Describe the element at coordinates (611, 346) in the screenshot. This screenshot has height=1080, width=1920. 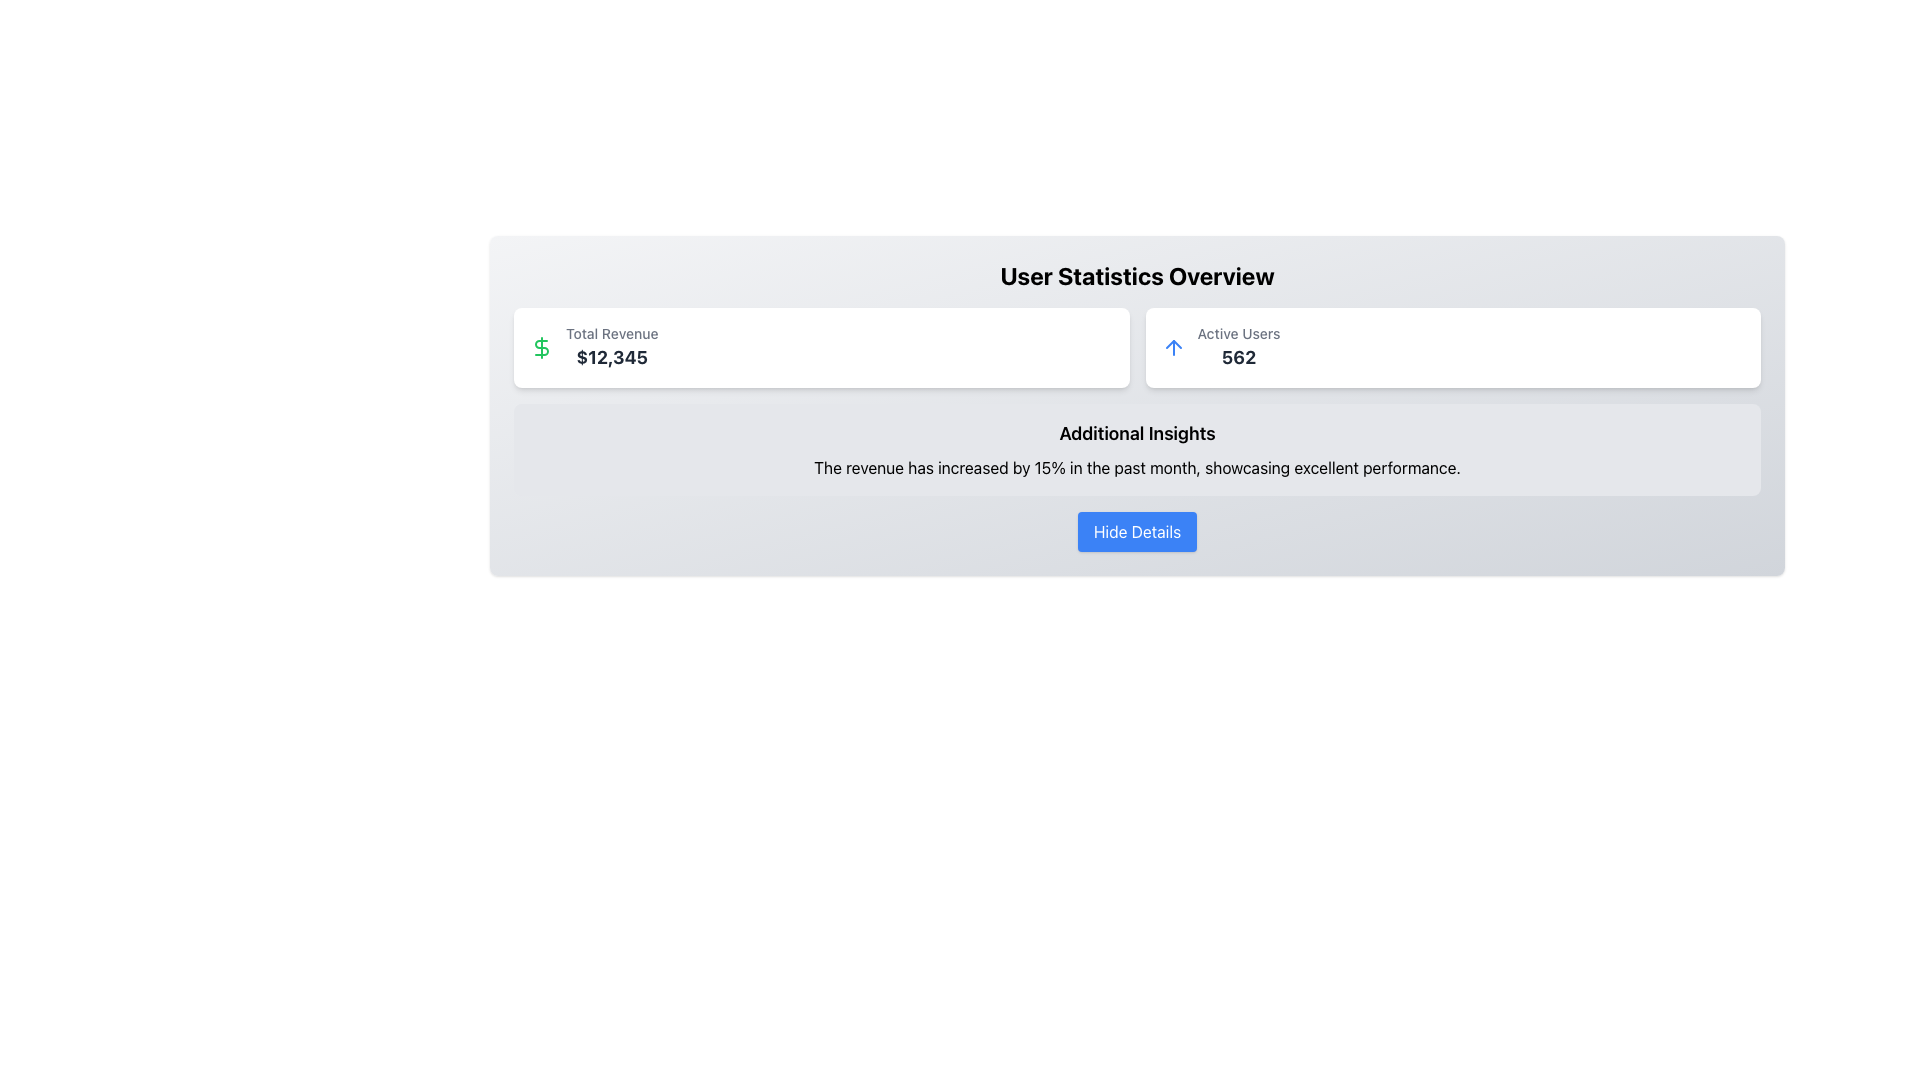
I see `the total revenue Text Display element, which is bold and located below a green dollar sign icon in the left box of two aligned horizontally` at that location.